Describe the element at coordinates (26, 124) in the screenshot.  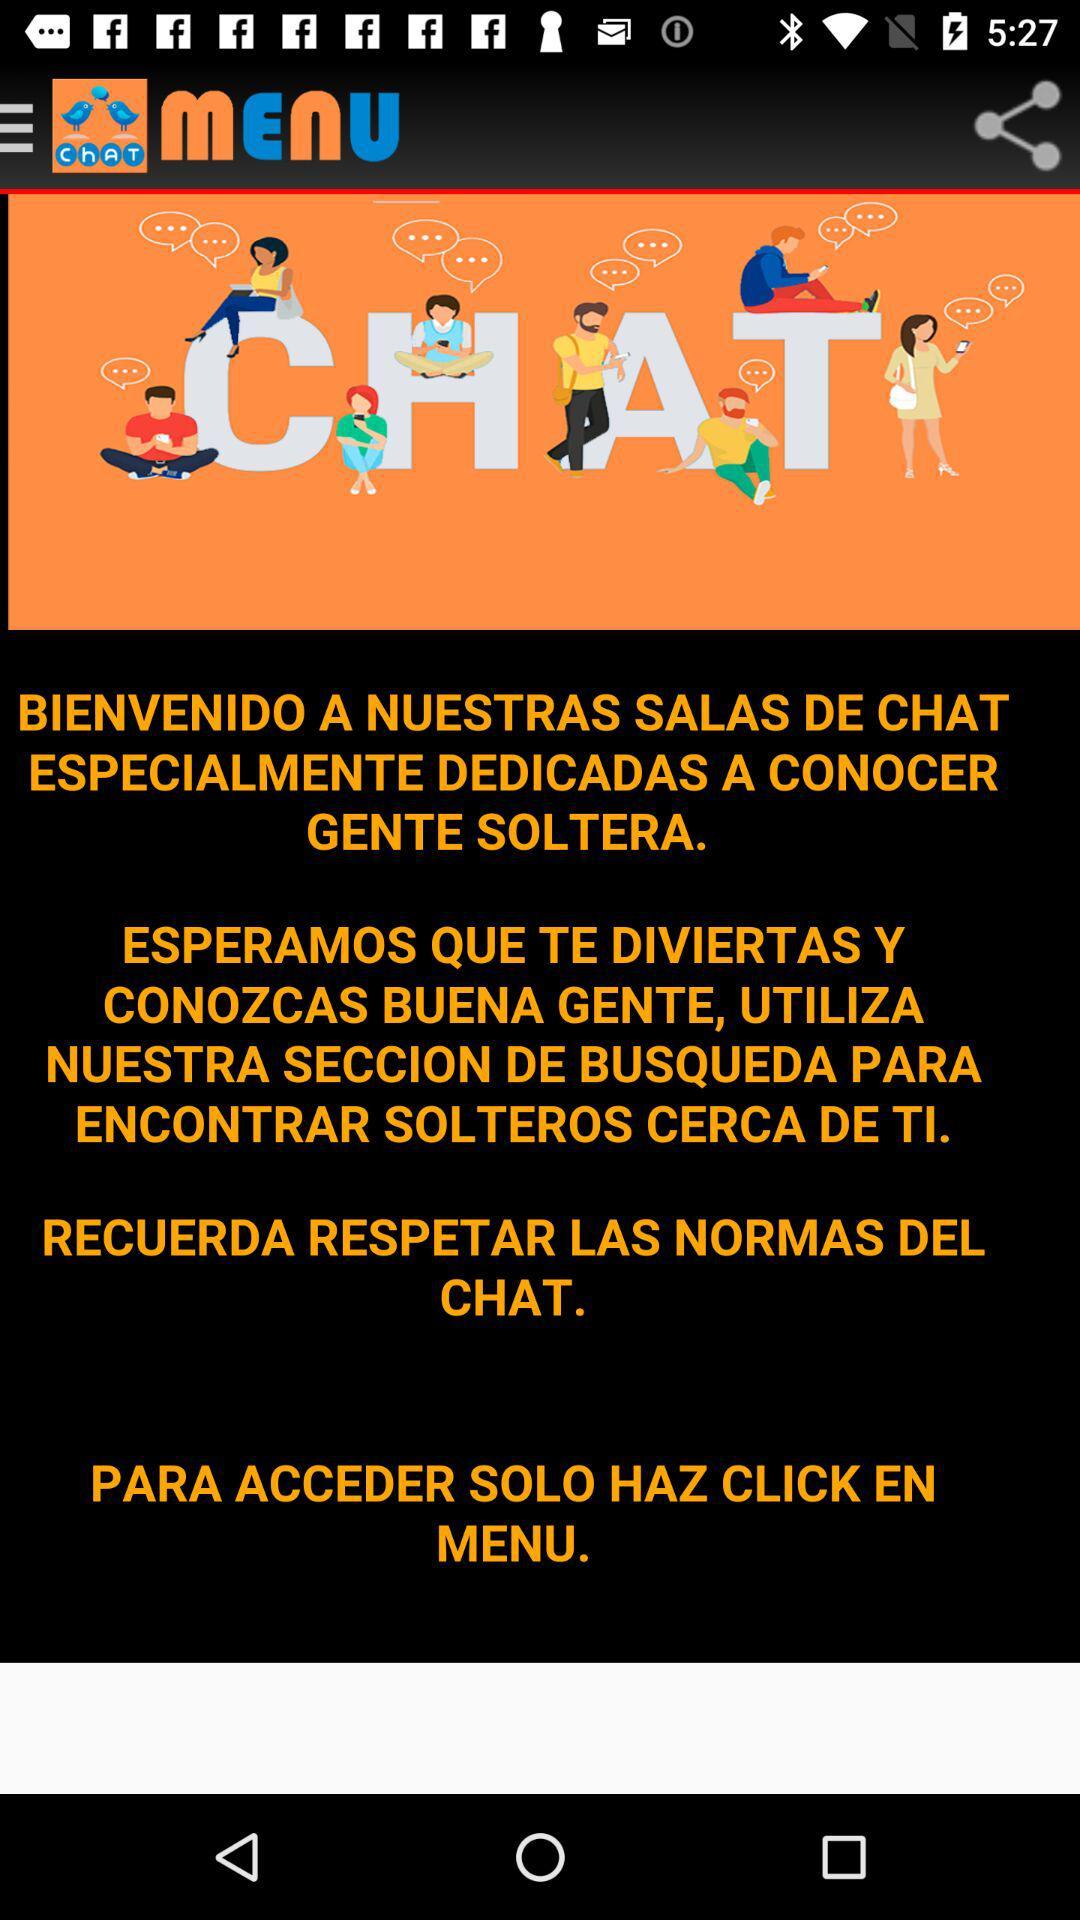
I see `the menu icon` at that location.